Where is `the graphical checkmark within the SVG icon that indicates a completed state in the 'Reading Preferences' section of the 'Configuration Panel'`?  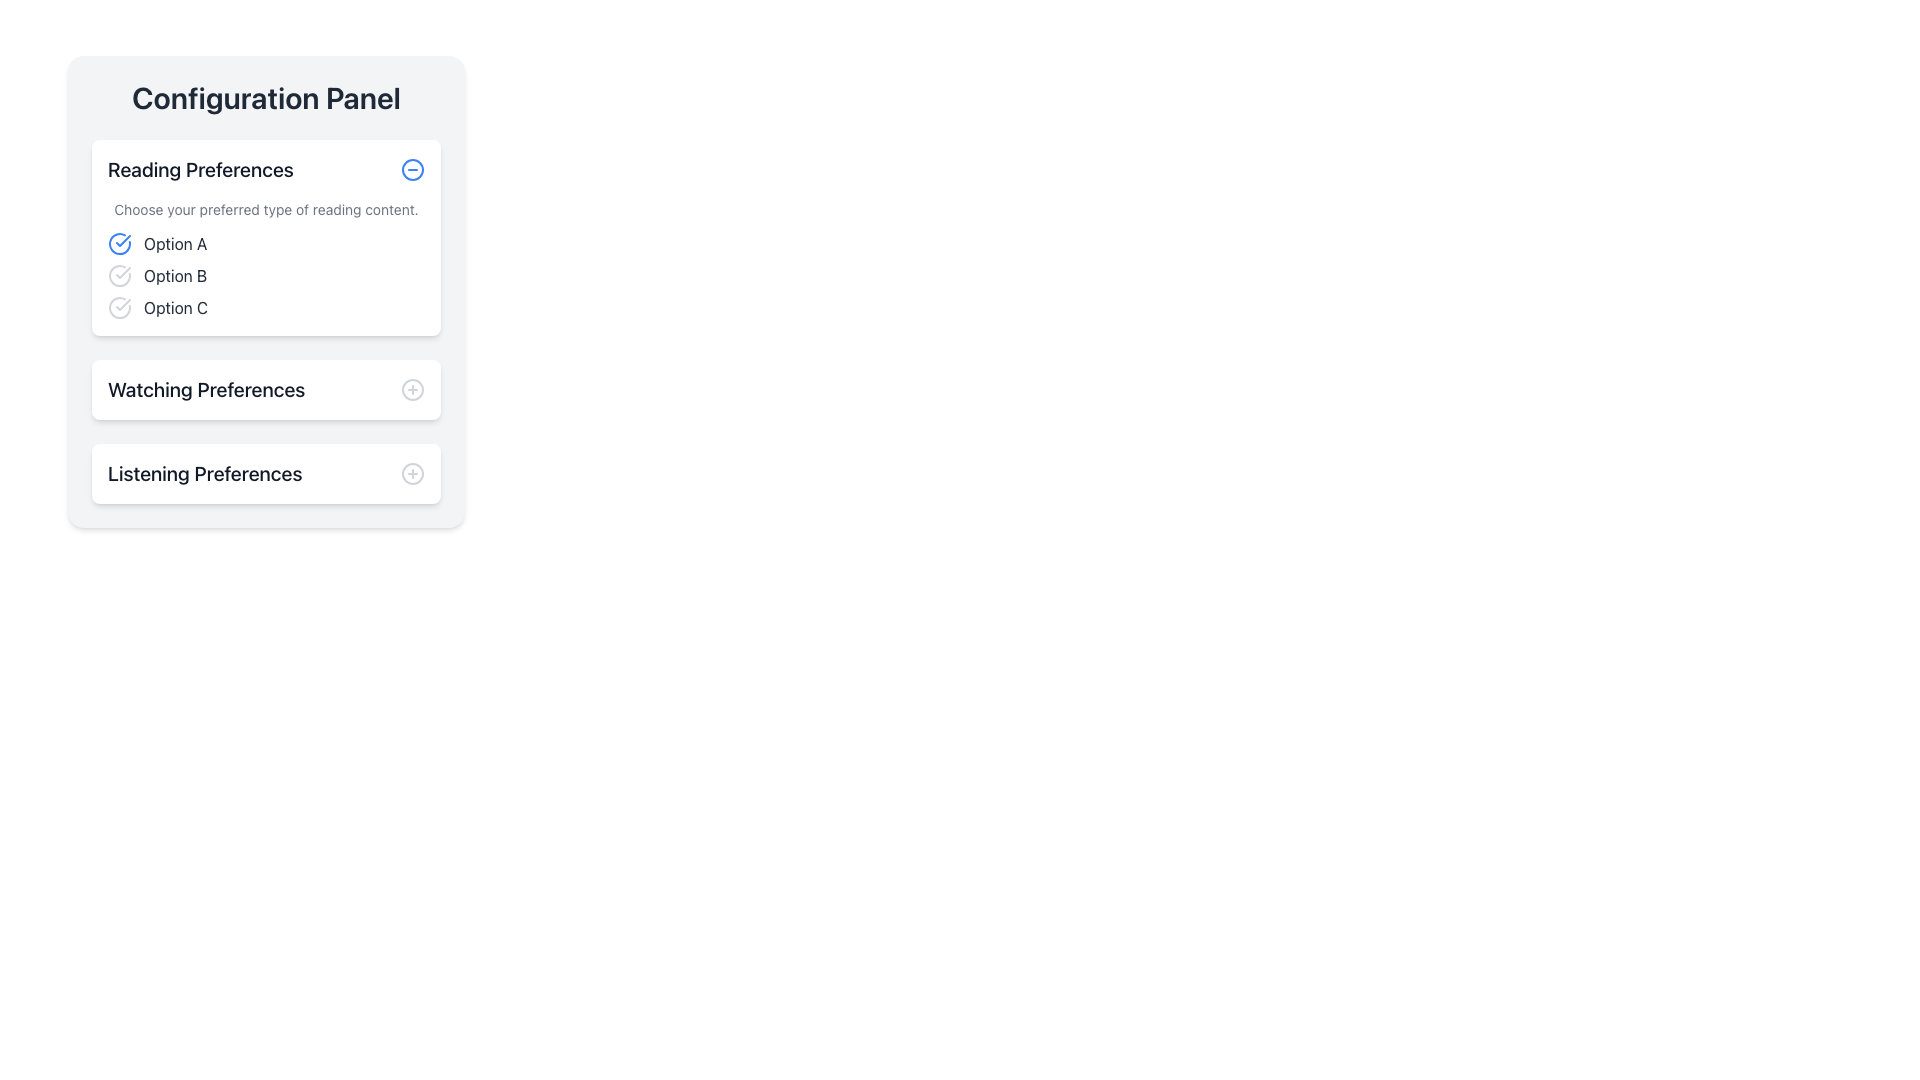 the graphical checkmark within the SVG icon that indicates a completed state in the 'Reading Preferences' section of the 'Configuration Panel' is located at coordinates (122, 273).